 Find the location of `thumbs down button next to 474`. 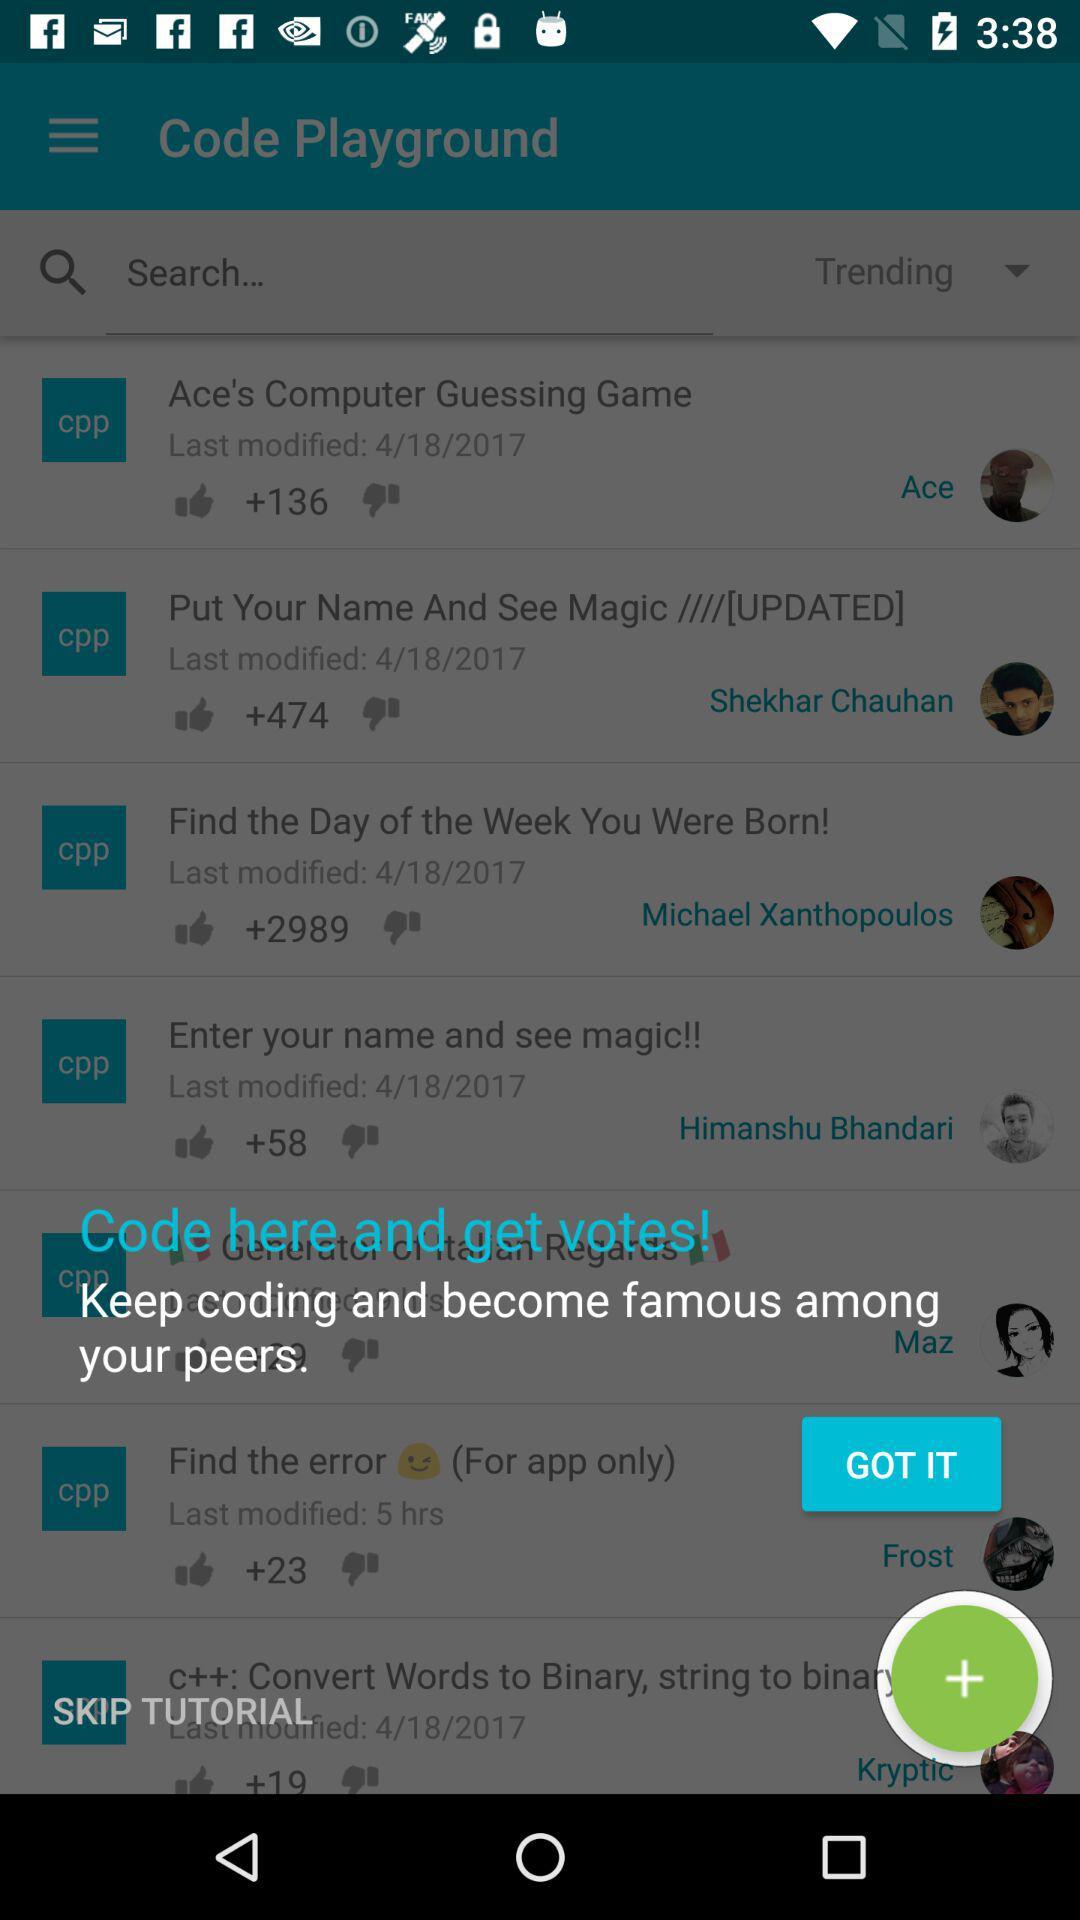

thumbs down button next to 474 is located at coordinates (381, 714).